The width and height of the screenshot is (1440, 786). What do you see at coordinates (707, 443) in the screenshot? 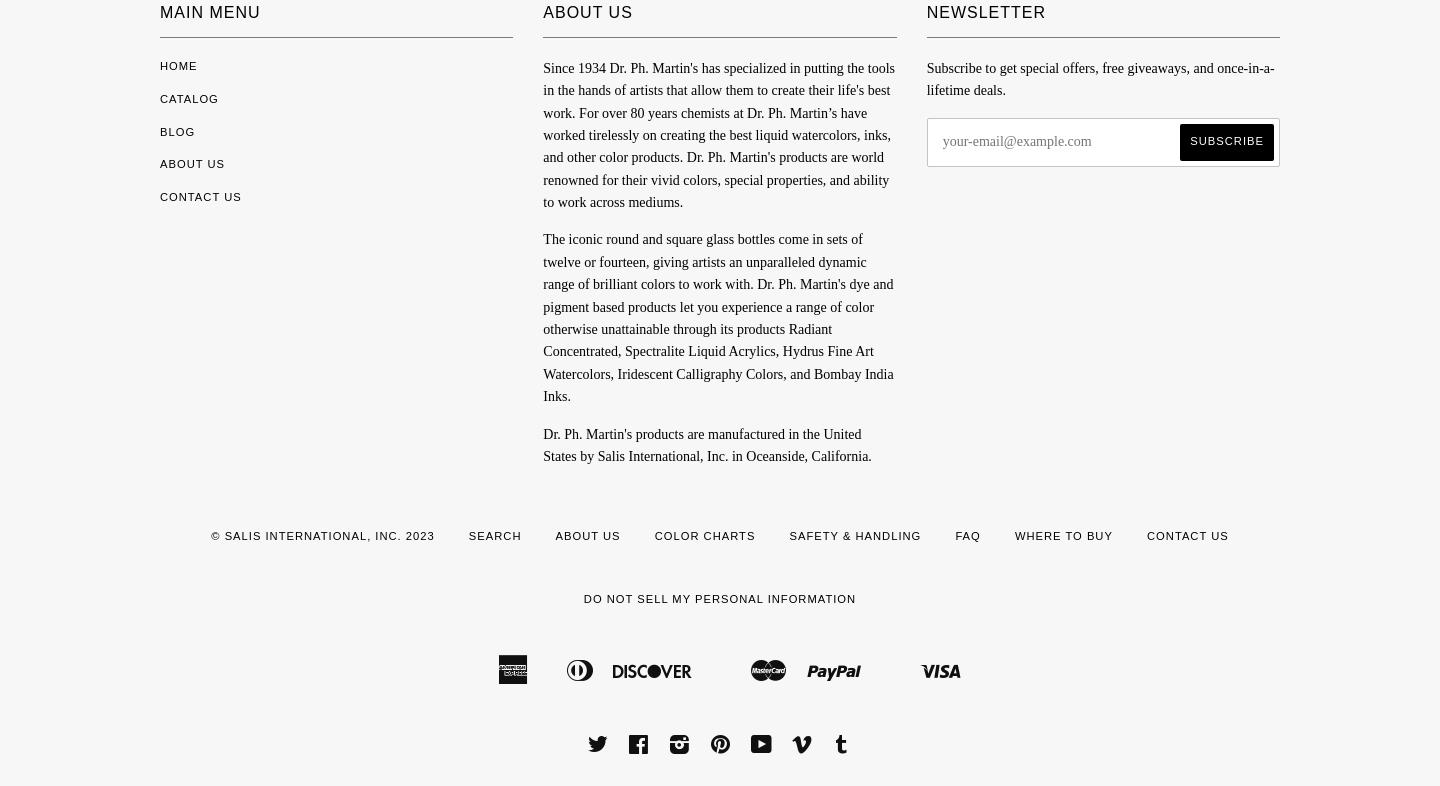
I see `'Dr. Ph. Martin's products are manufactured in the United States by Salis International, Inc. in Oceanside, California.'` at bounding box center [707, 443].